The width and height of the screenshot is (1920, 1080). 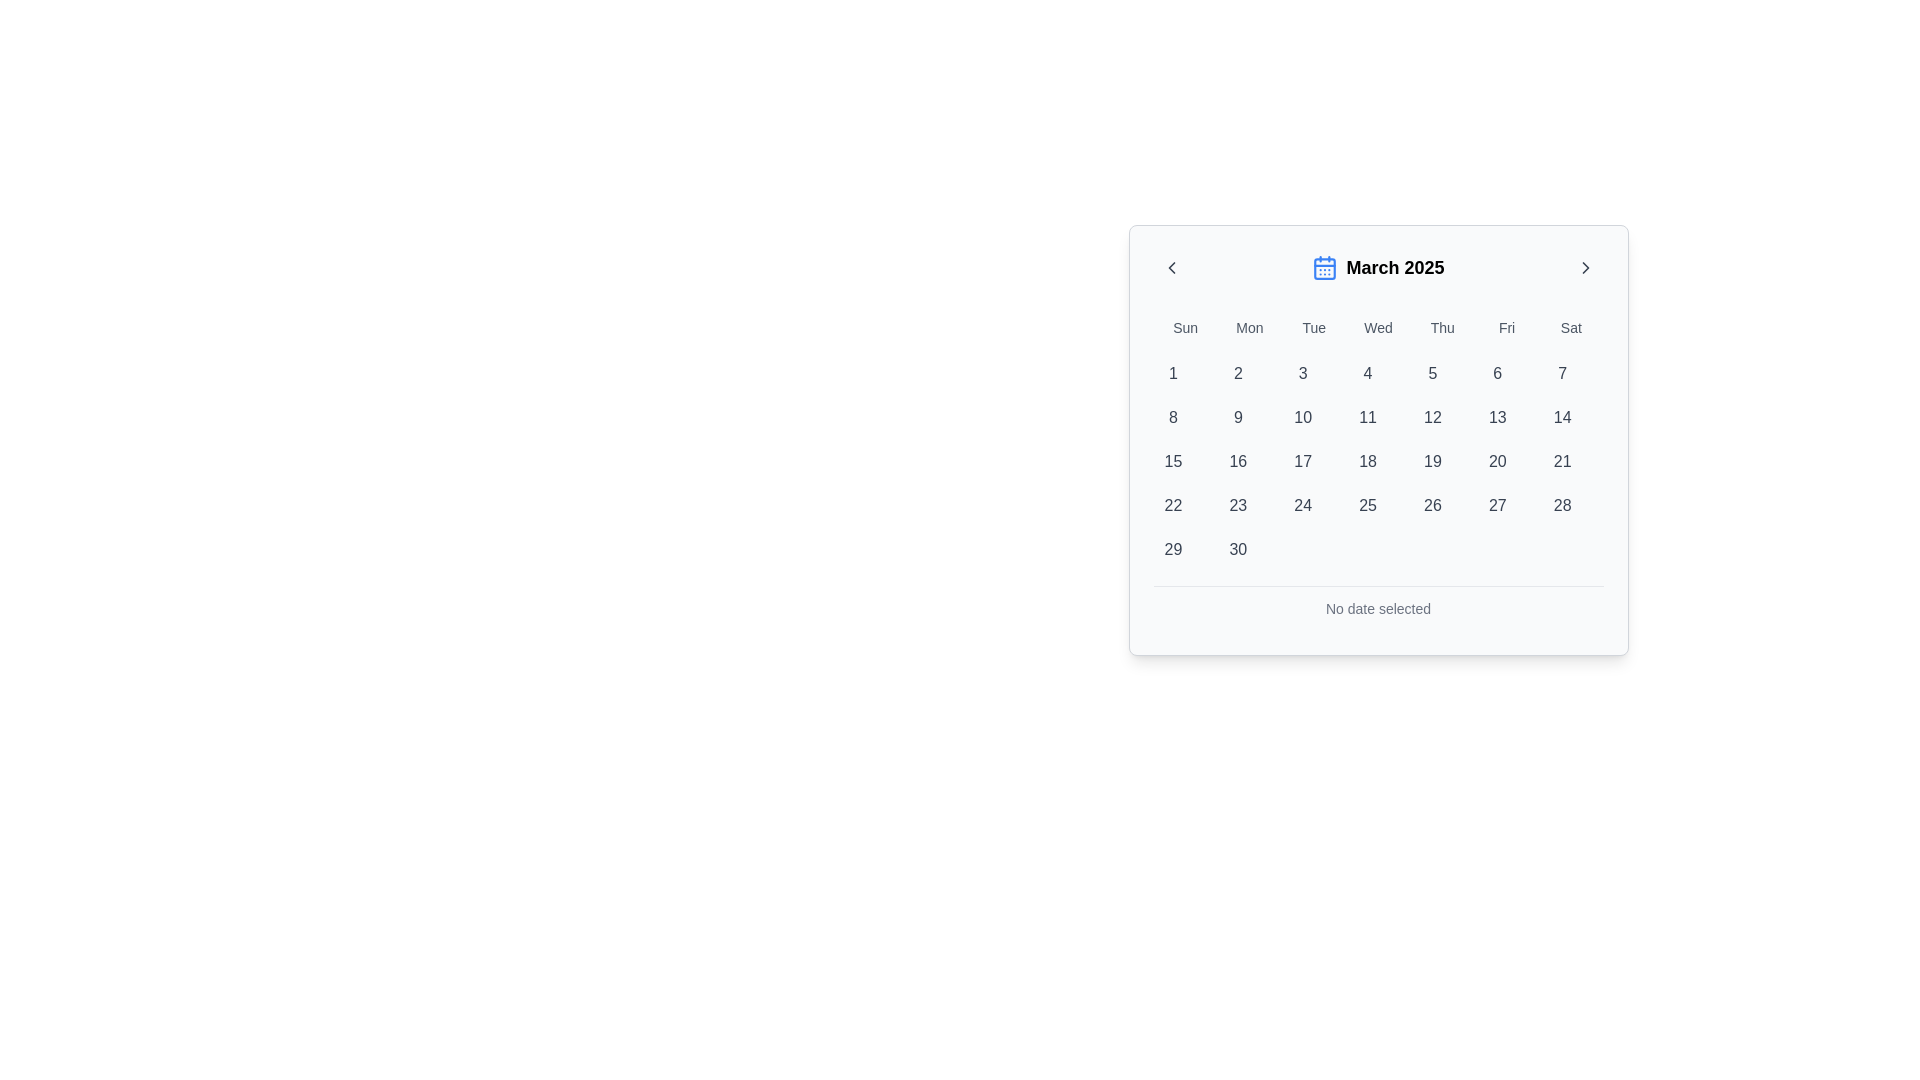 I want to click on the circular button labeled '8' in the second row under the Sunday column of the calendar grid, so click(x=1173, y=416).